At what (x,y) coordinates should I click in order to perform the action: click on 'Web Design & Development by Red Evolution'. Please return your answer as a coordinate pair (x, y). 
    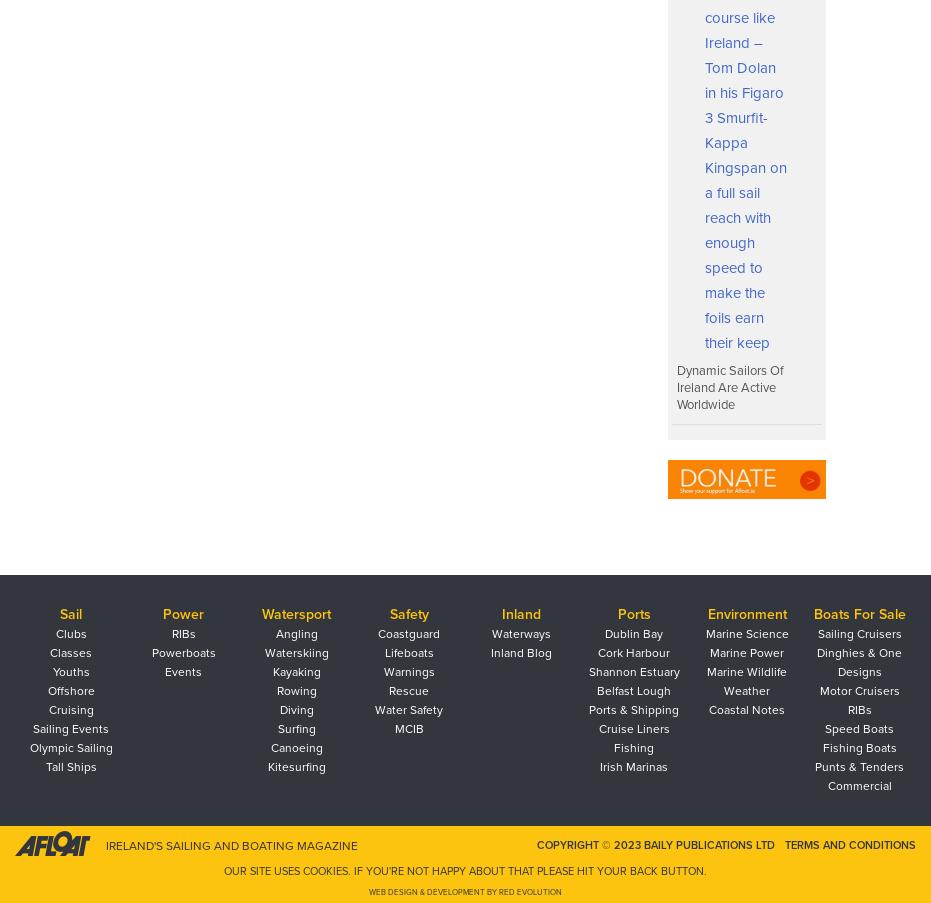
    Looking at the image, I should click on (368, 892).